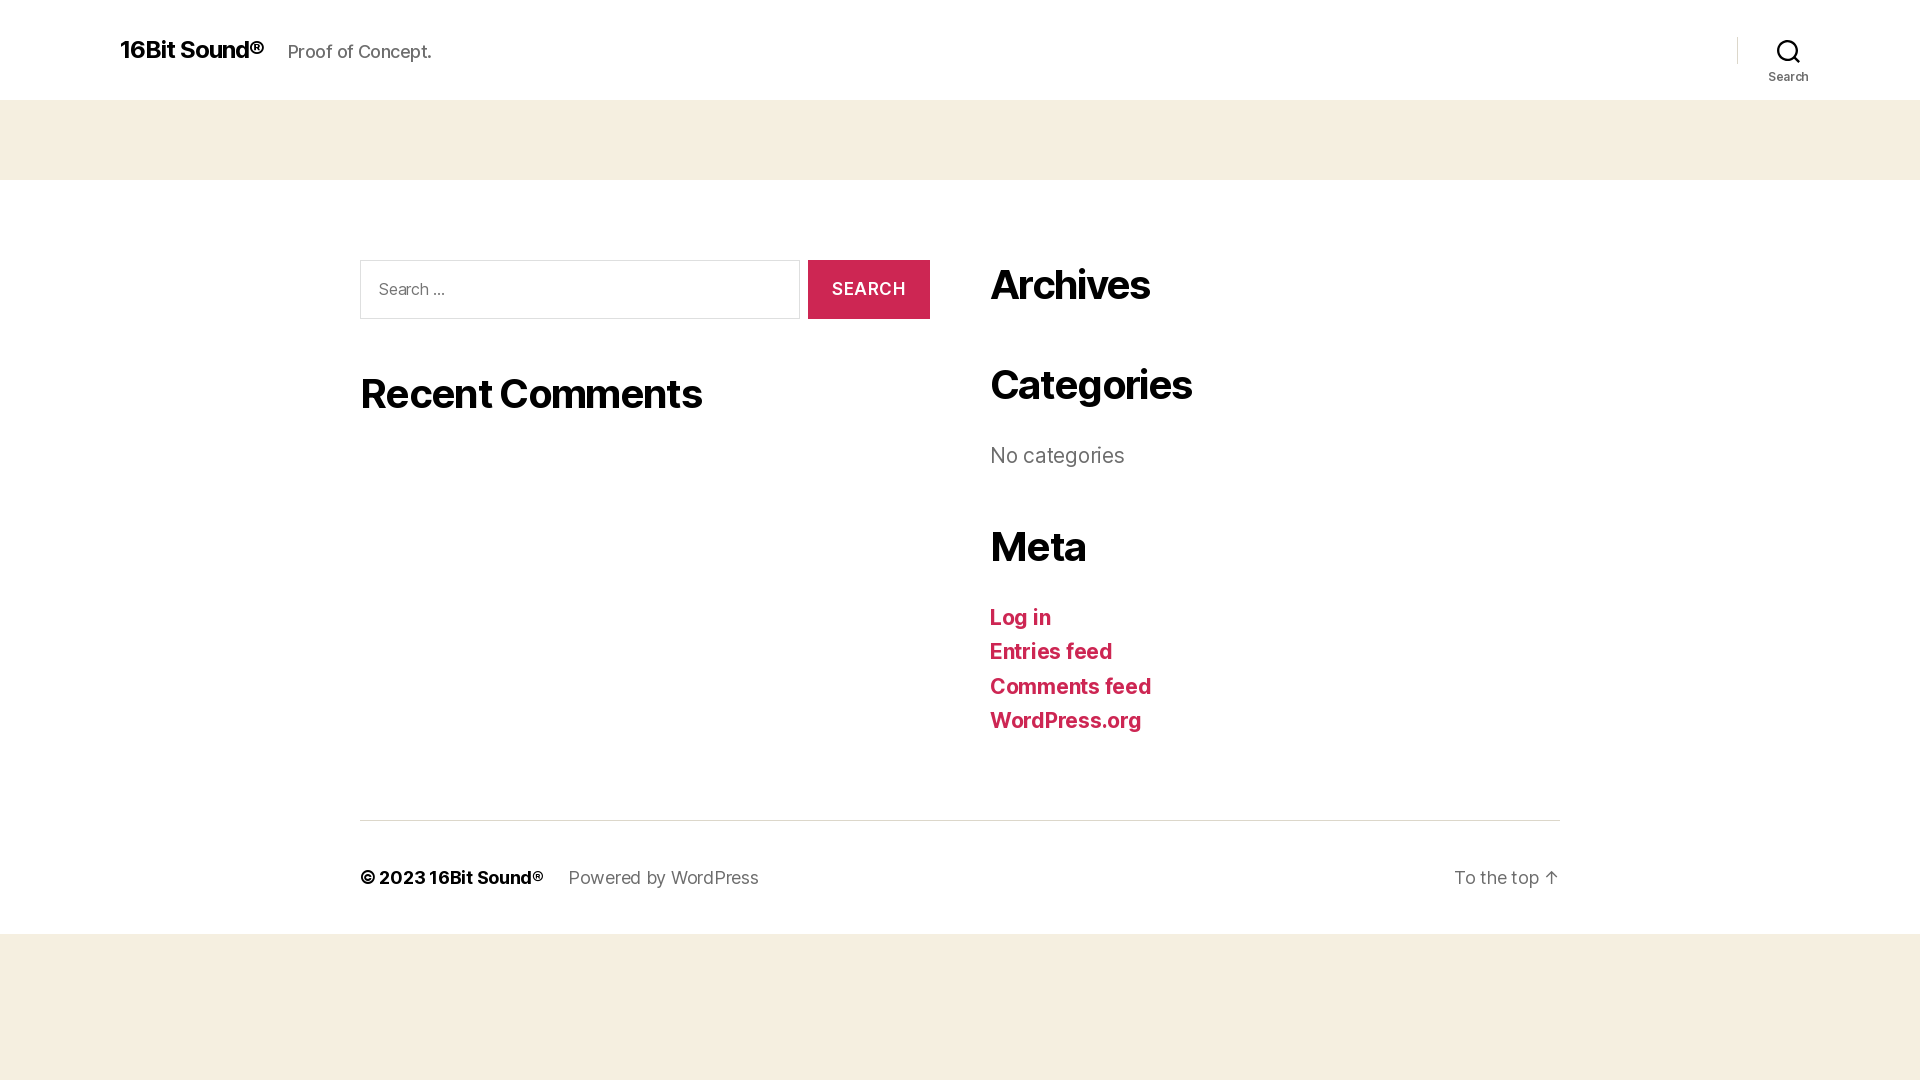 Image resolution: width=1920 pixels, height=1080 pixels. I want to click on 'WordPress.org', so click(1064, 720).